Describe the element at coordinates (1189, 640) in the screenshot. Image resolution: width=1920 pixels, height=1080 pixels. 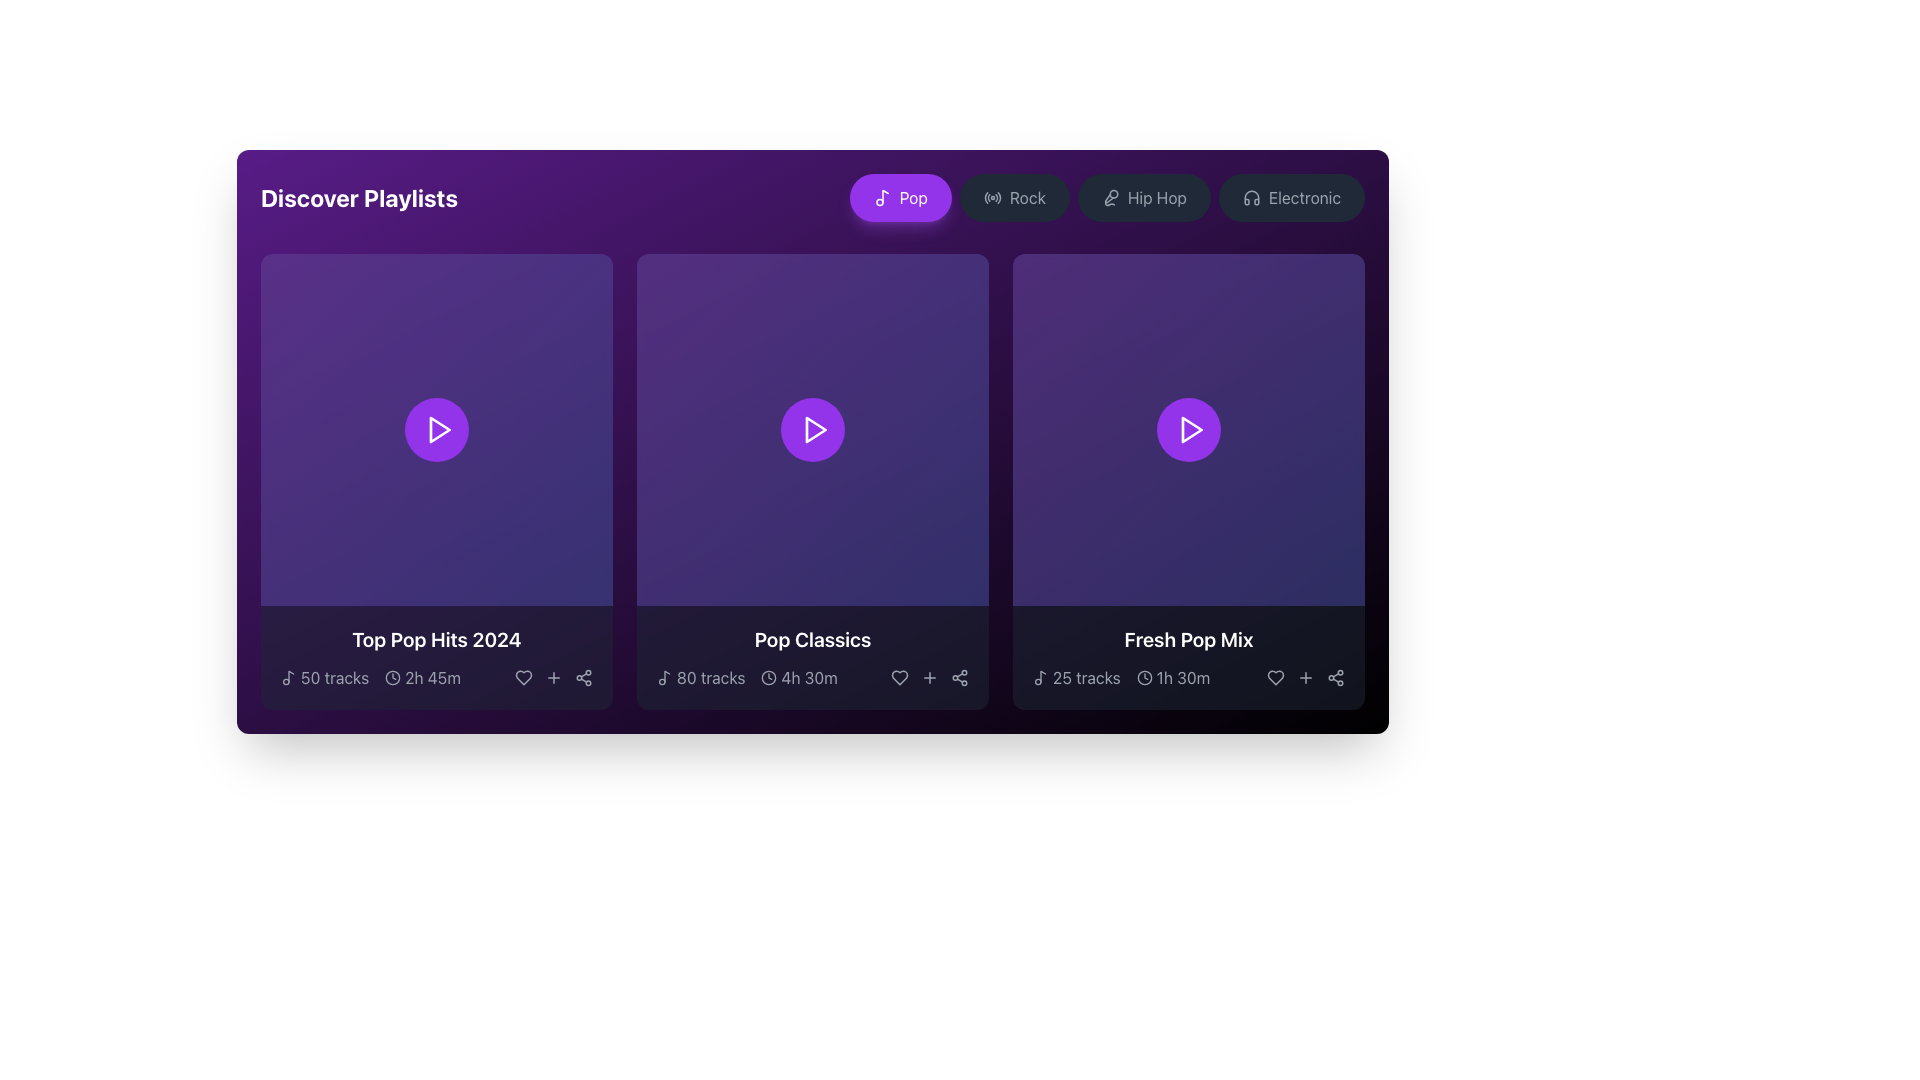
I see `the Text label that serves as the header for the 'Fresh Pop Mix' playlist, located in the center of the bottom segment of the rightmost playlist card` at that location.